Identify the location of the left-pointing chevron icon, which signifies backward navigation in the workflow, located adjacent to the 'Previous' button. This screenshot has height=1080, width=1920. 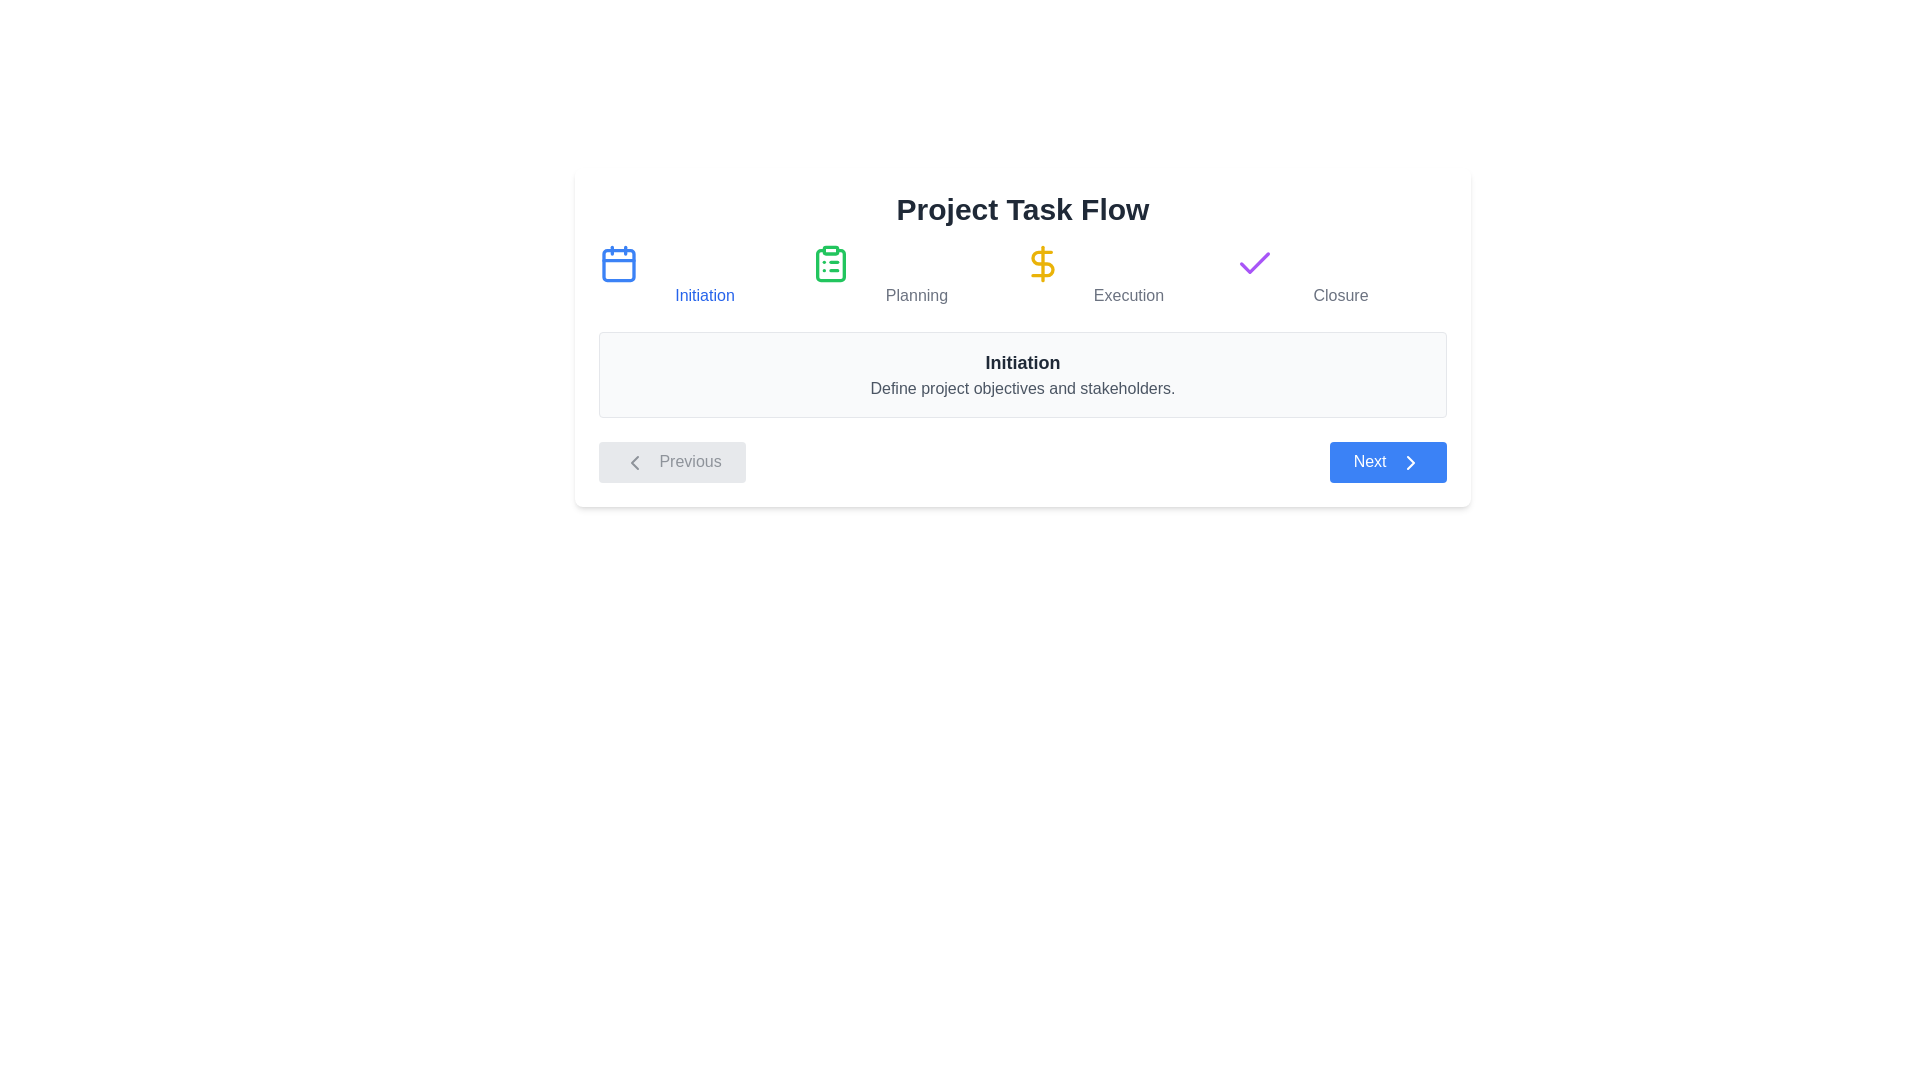
(633, 462).